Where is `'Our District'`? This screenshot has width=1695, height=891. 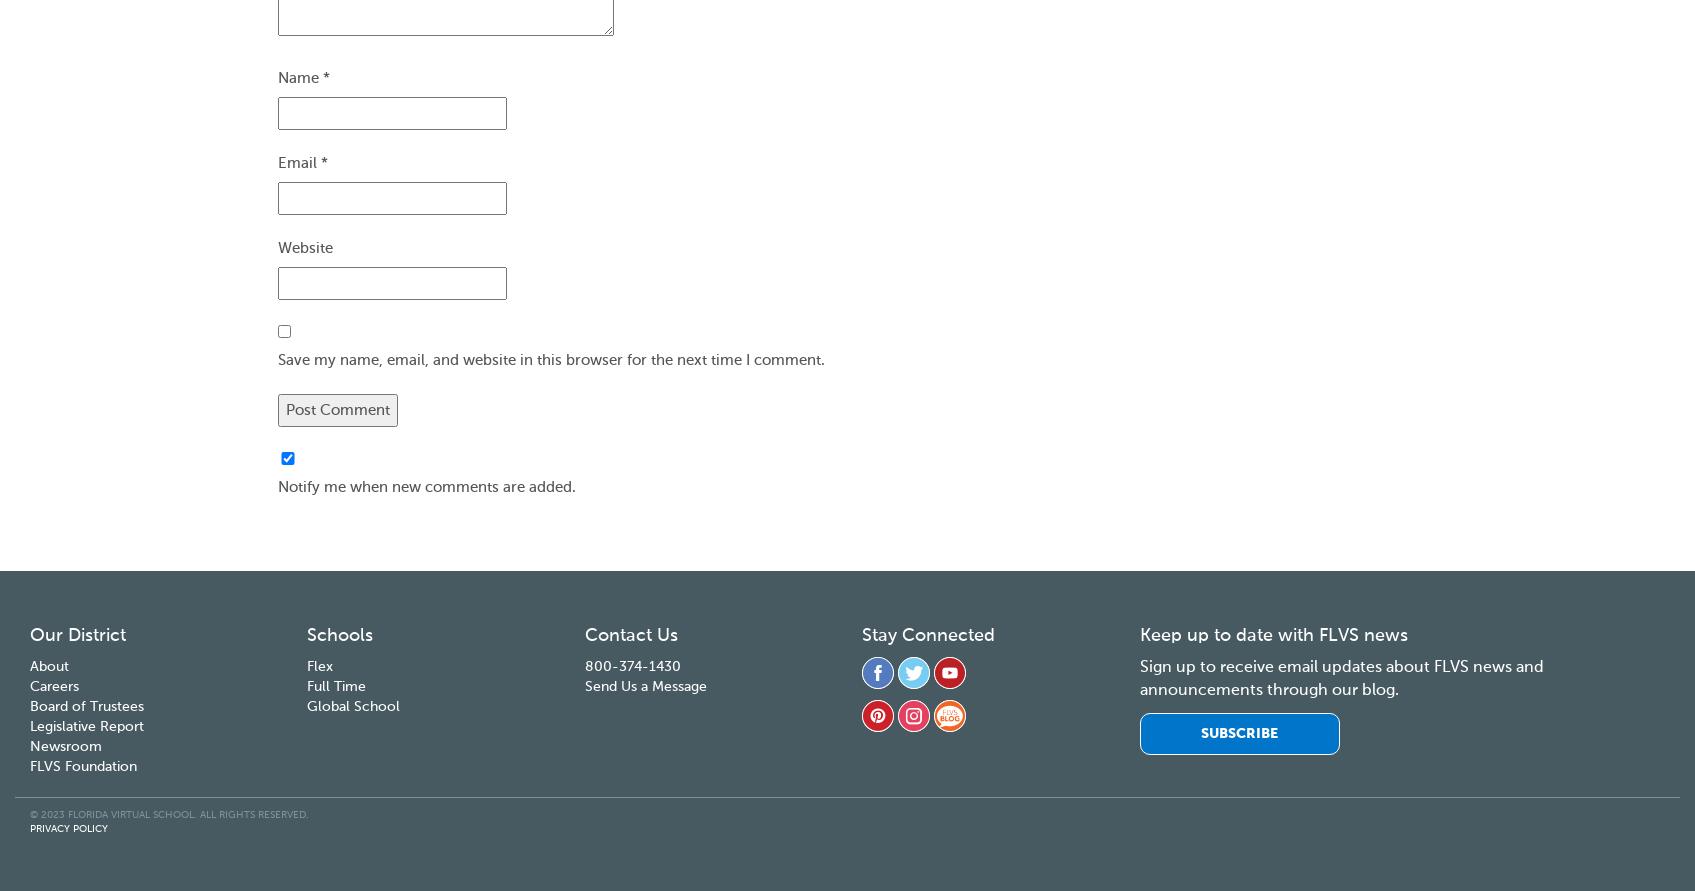 'Our District' is located at coordinates (30, 634).